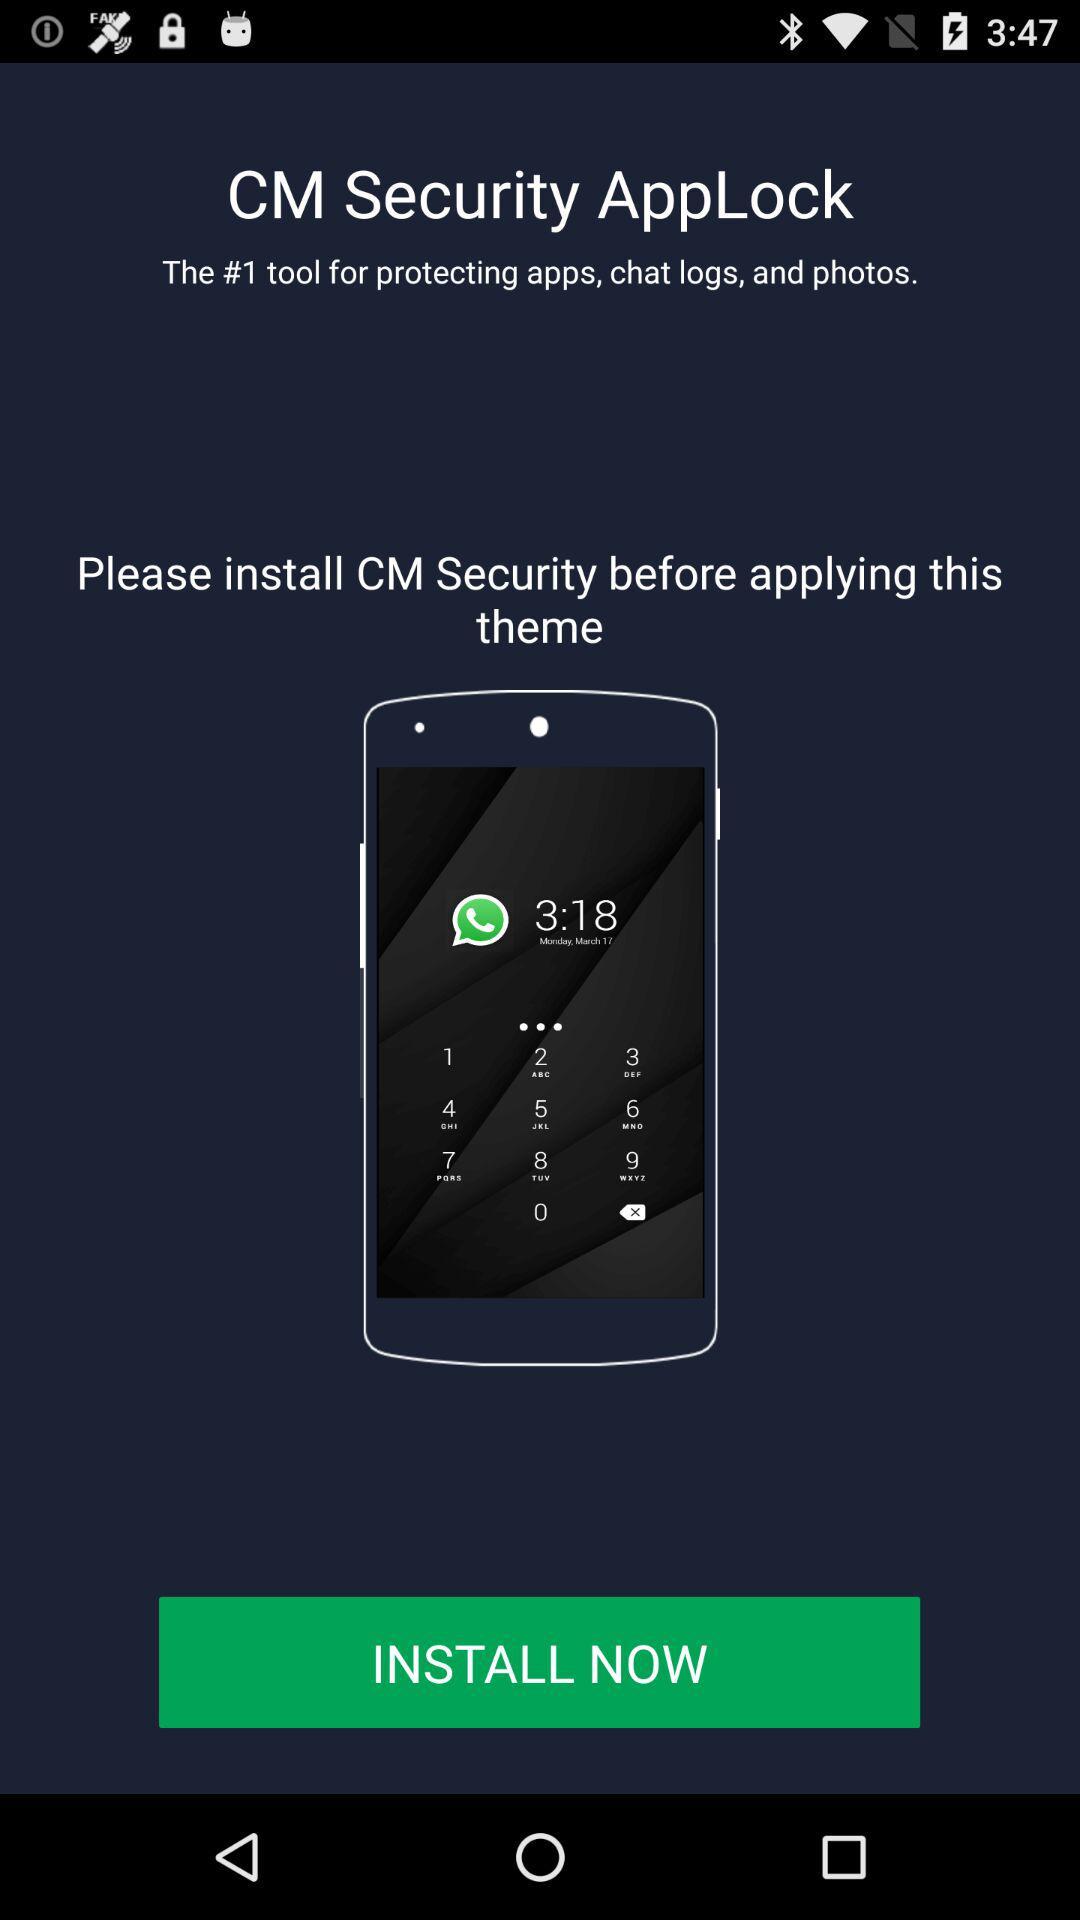 The width and height of the screenshot is (1080, 1920). I want to click on the button at the bottom, so click(538, 1662).